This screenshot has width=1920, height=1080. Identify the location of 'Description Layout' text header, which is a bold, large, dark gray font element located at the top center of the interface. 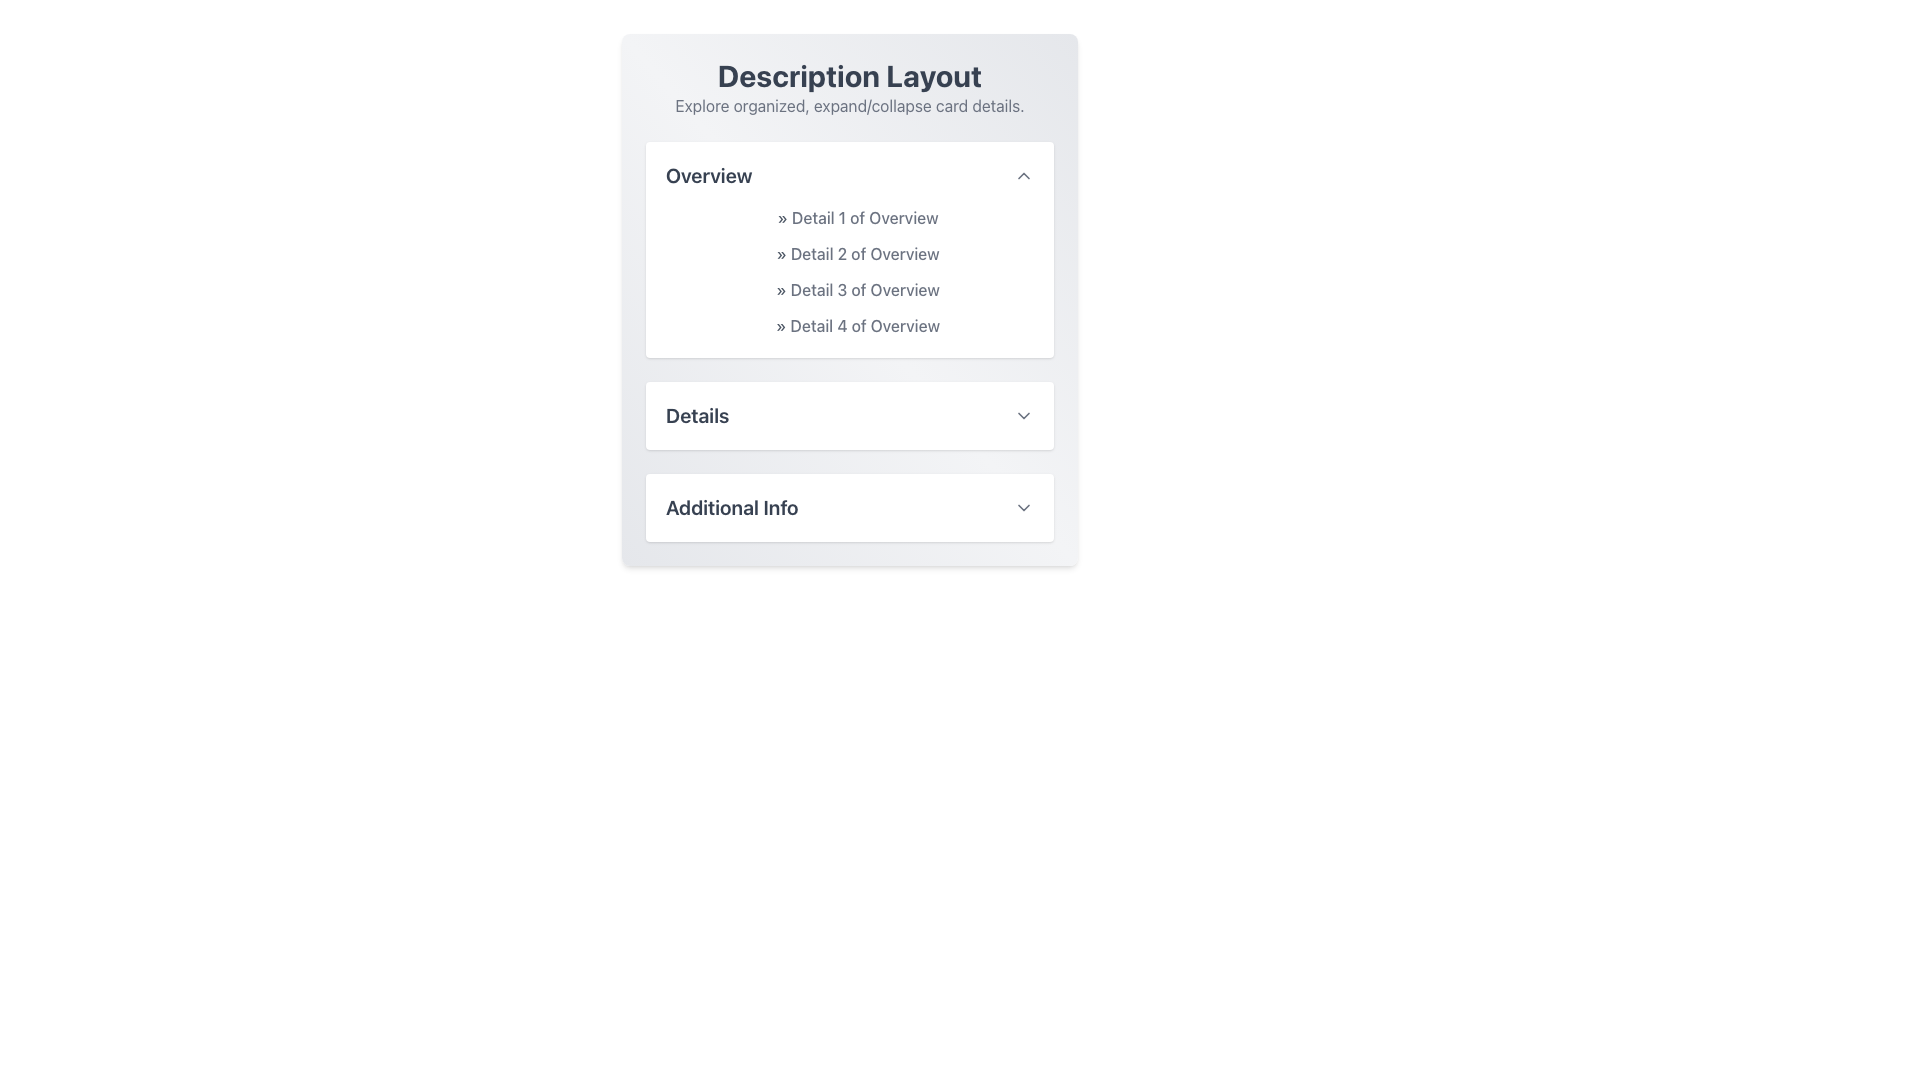
(849, 75).